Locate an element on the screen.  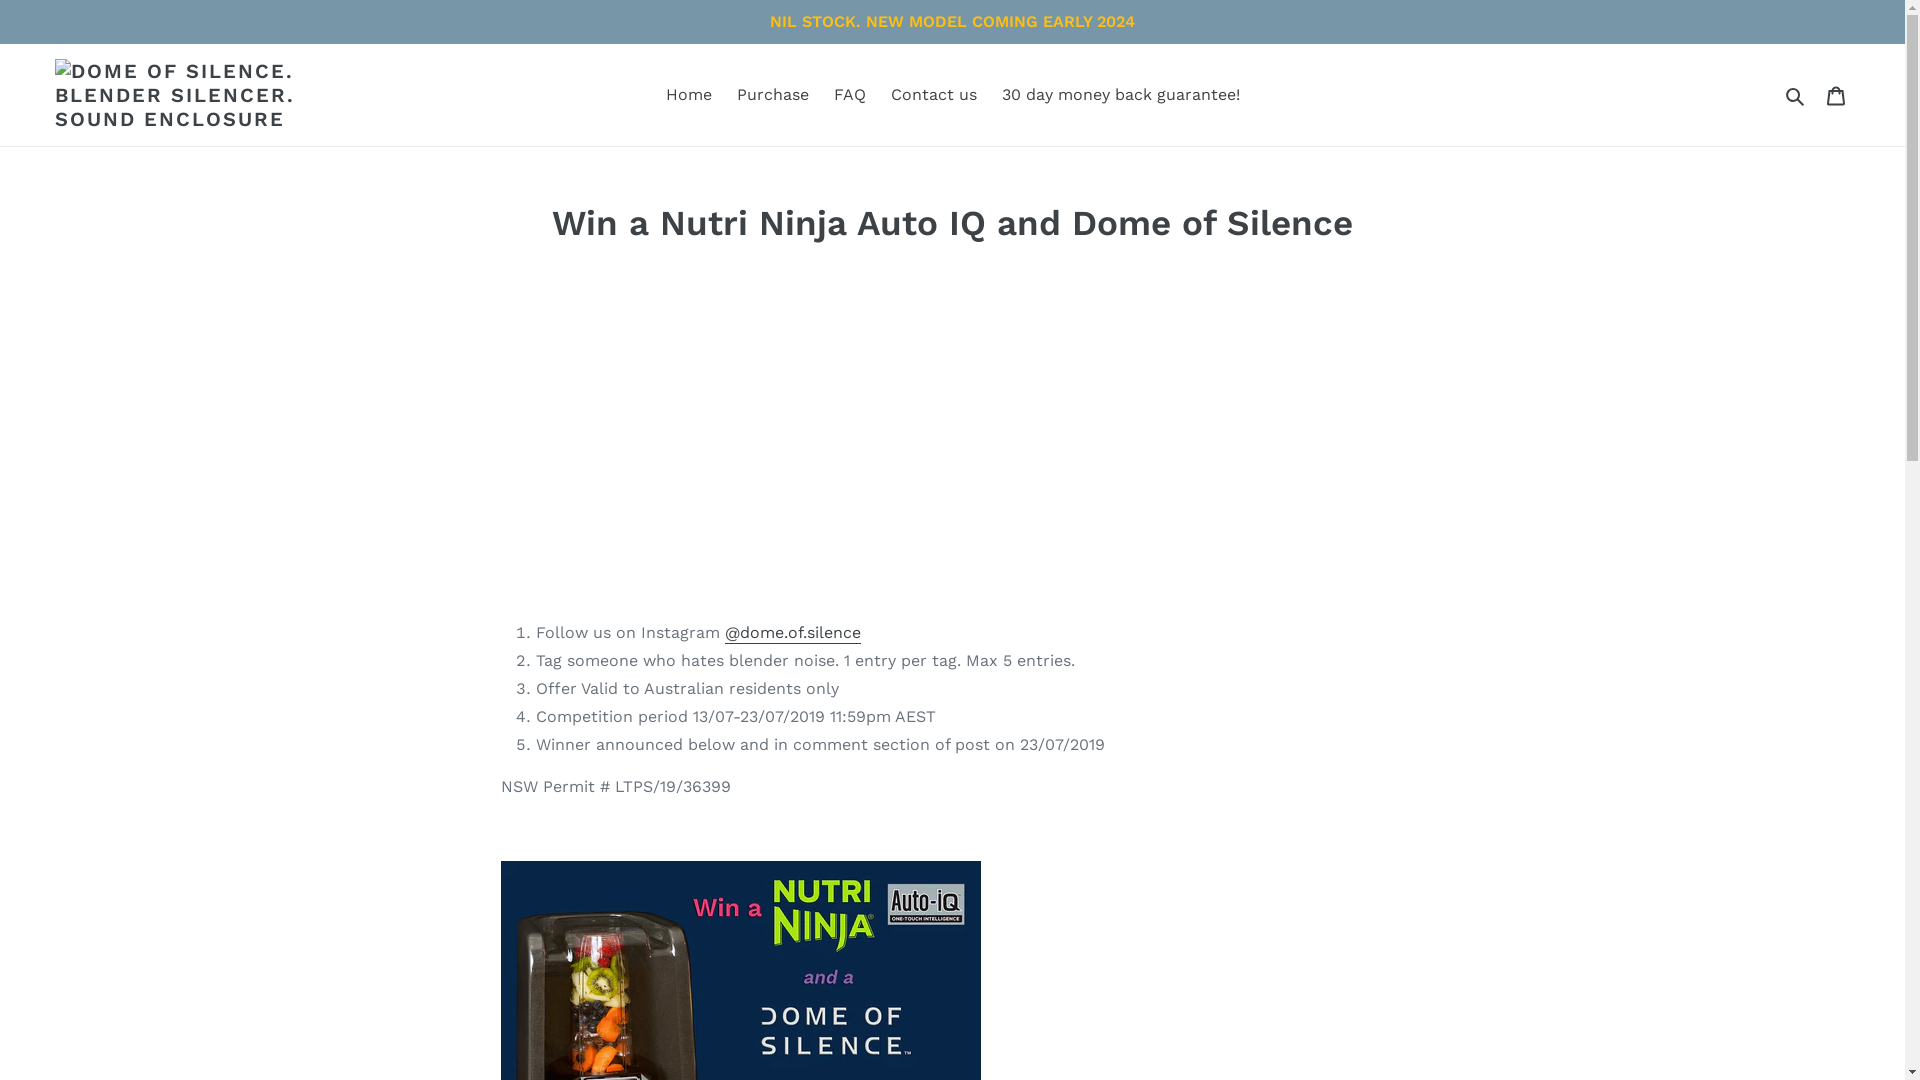
'FAQ' is located at coordinates (849, 95).